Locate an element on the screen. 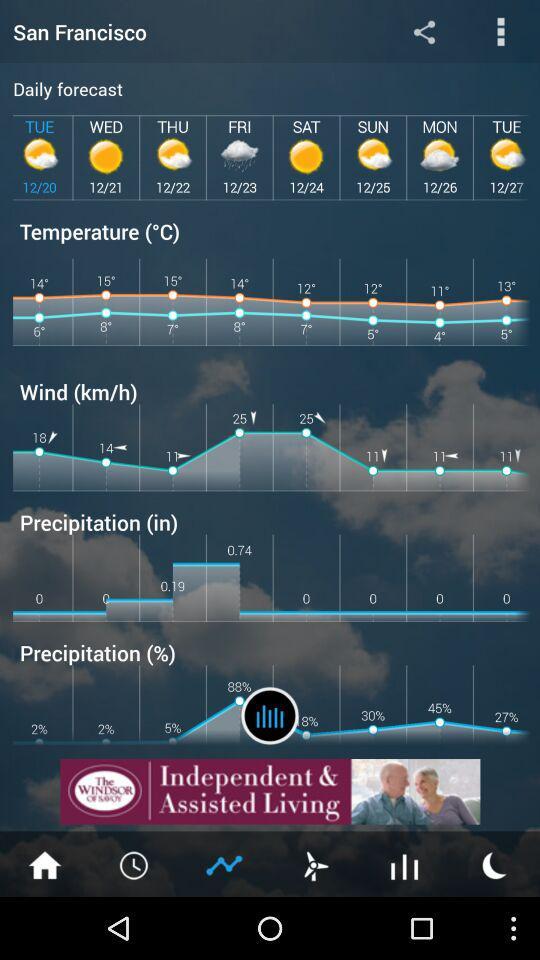 This screenshot has width=540, height=960. alarm is located at coordinates (135, 863).